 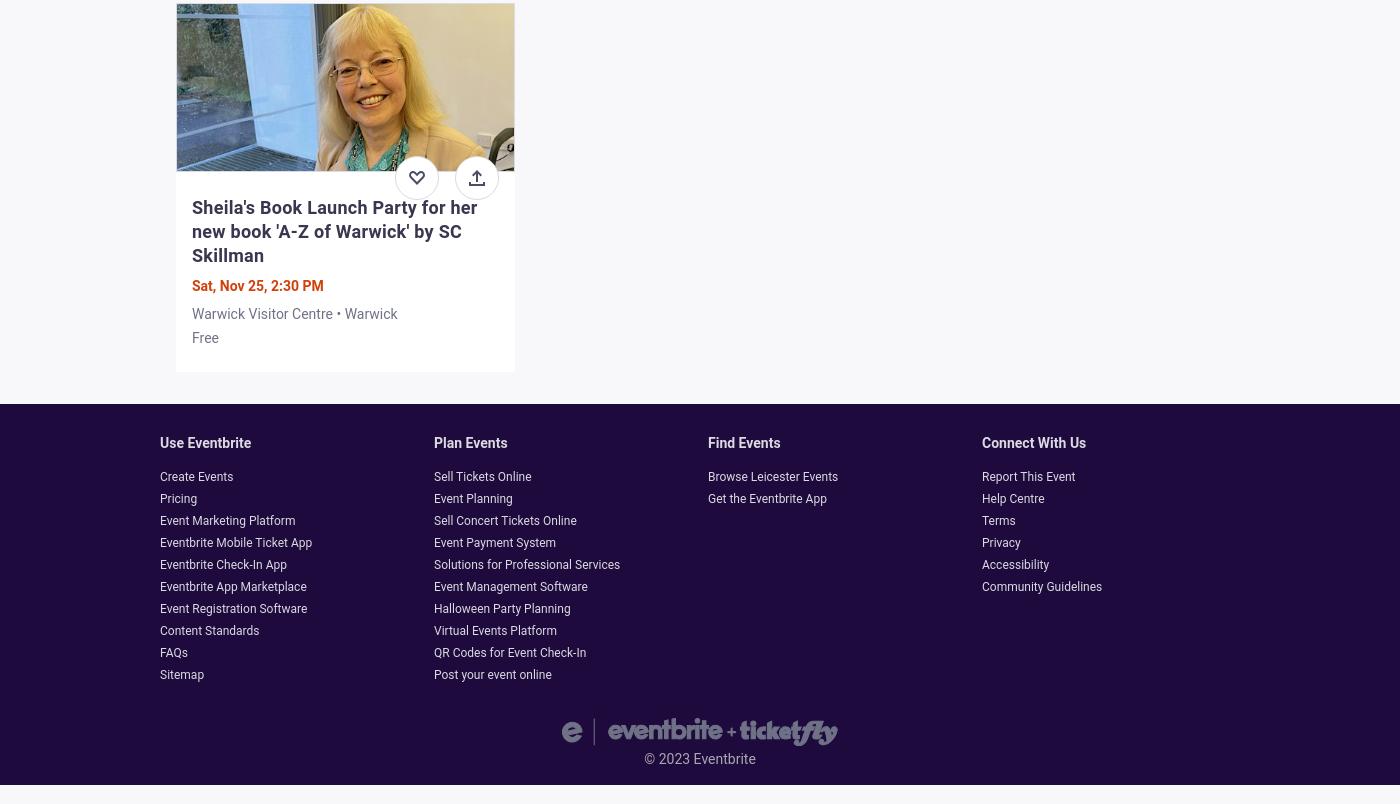 I want to click on 'Halloween Party Planning', so click(x=502, y=609).